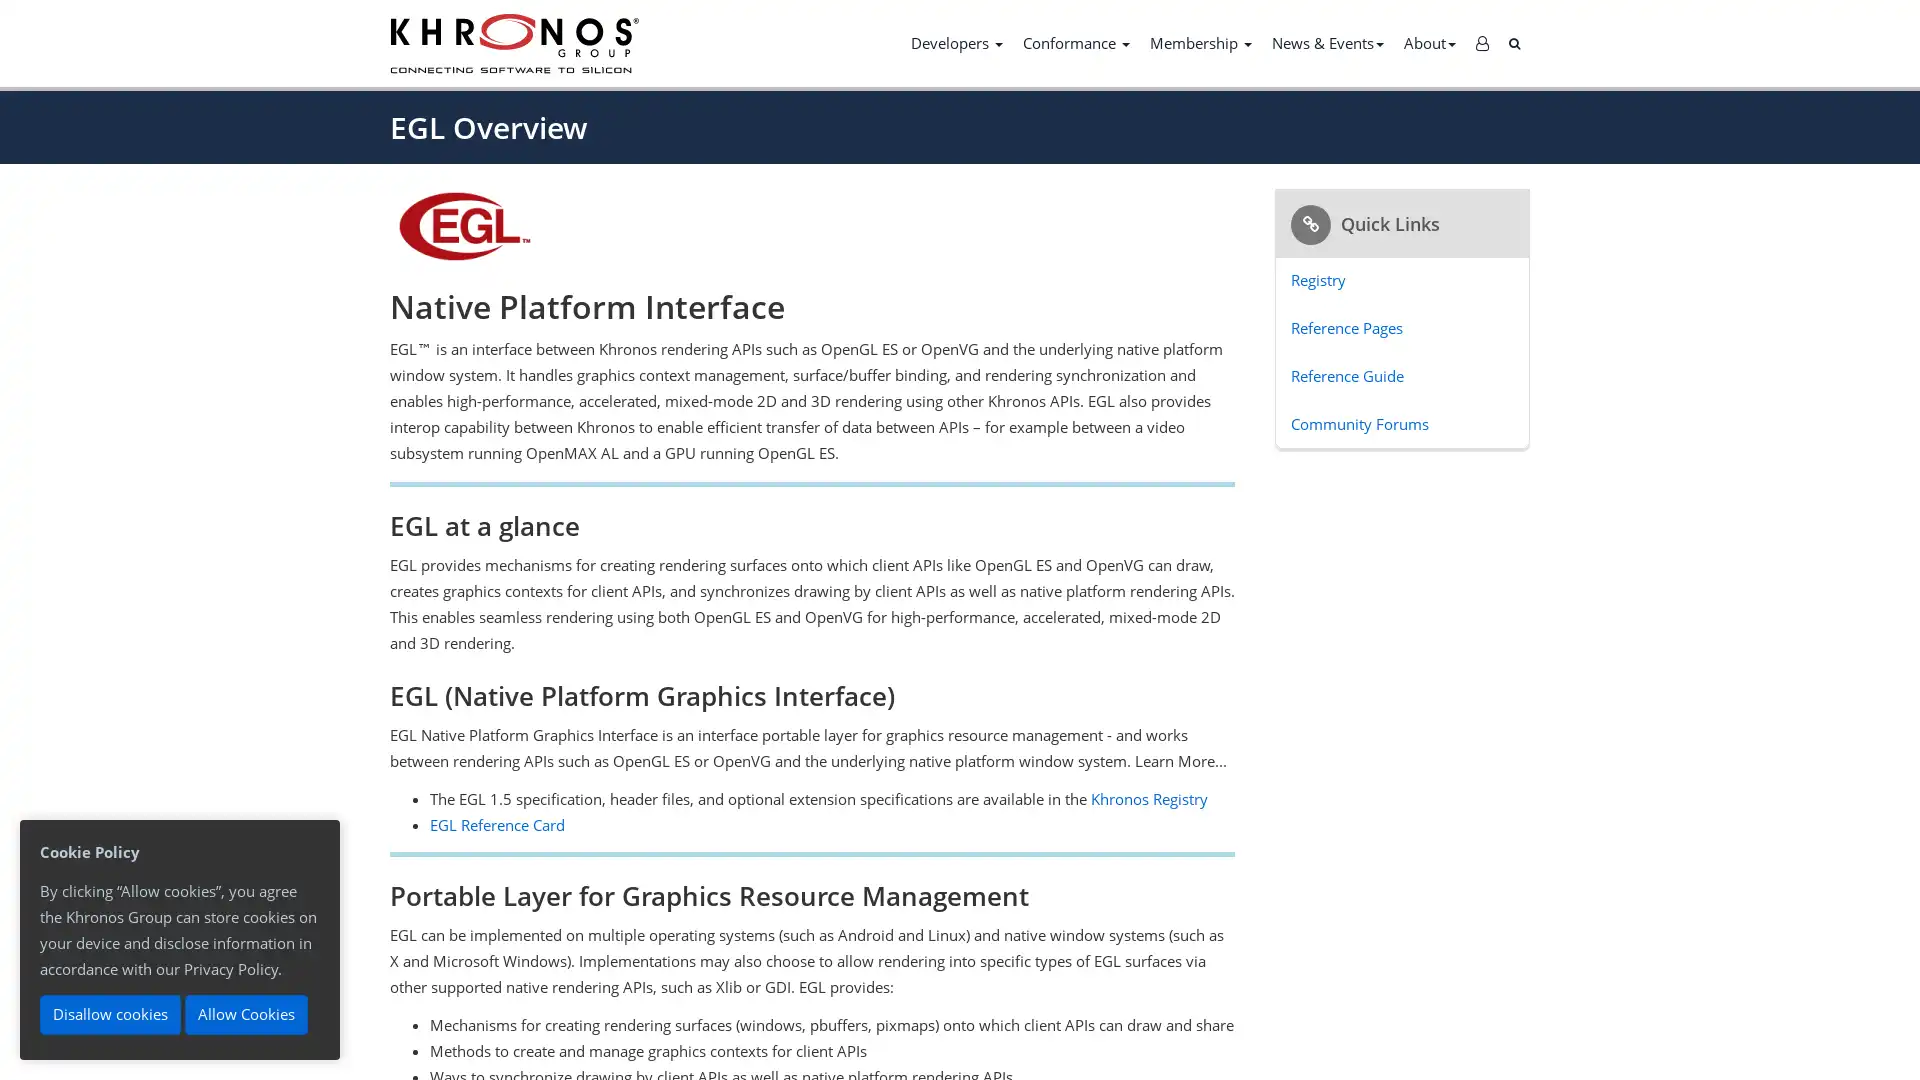 This screenshot has height=1080, width=1920. Describe the element at coordinates (109, 1014) in the screenshot. I see `Disallow cookies` at that location.